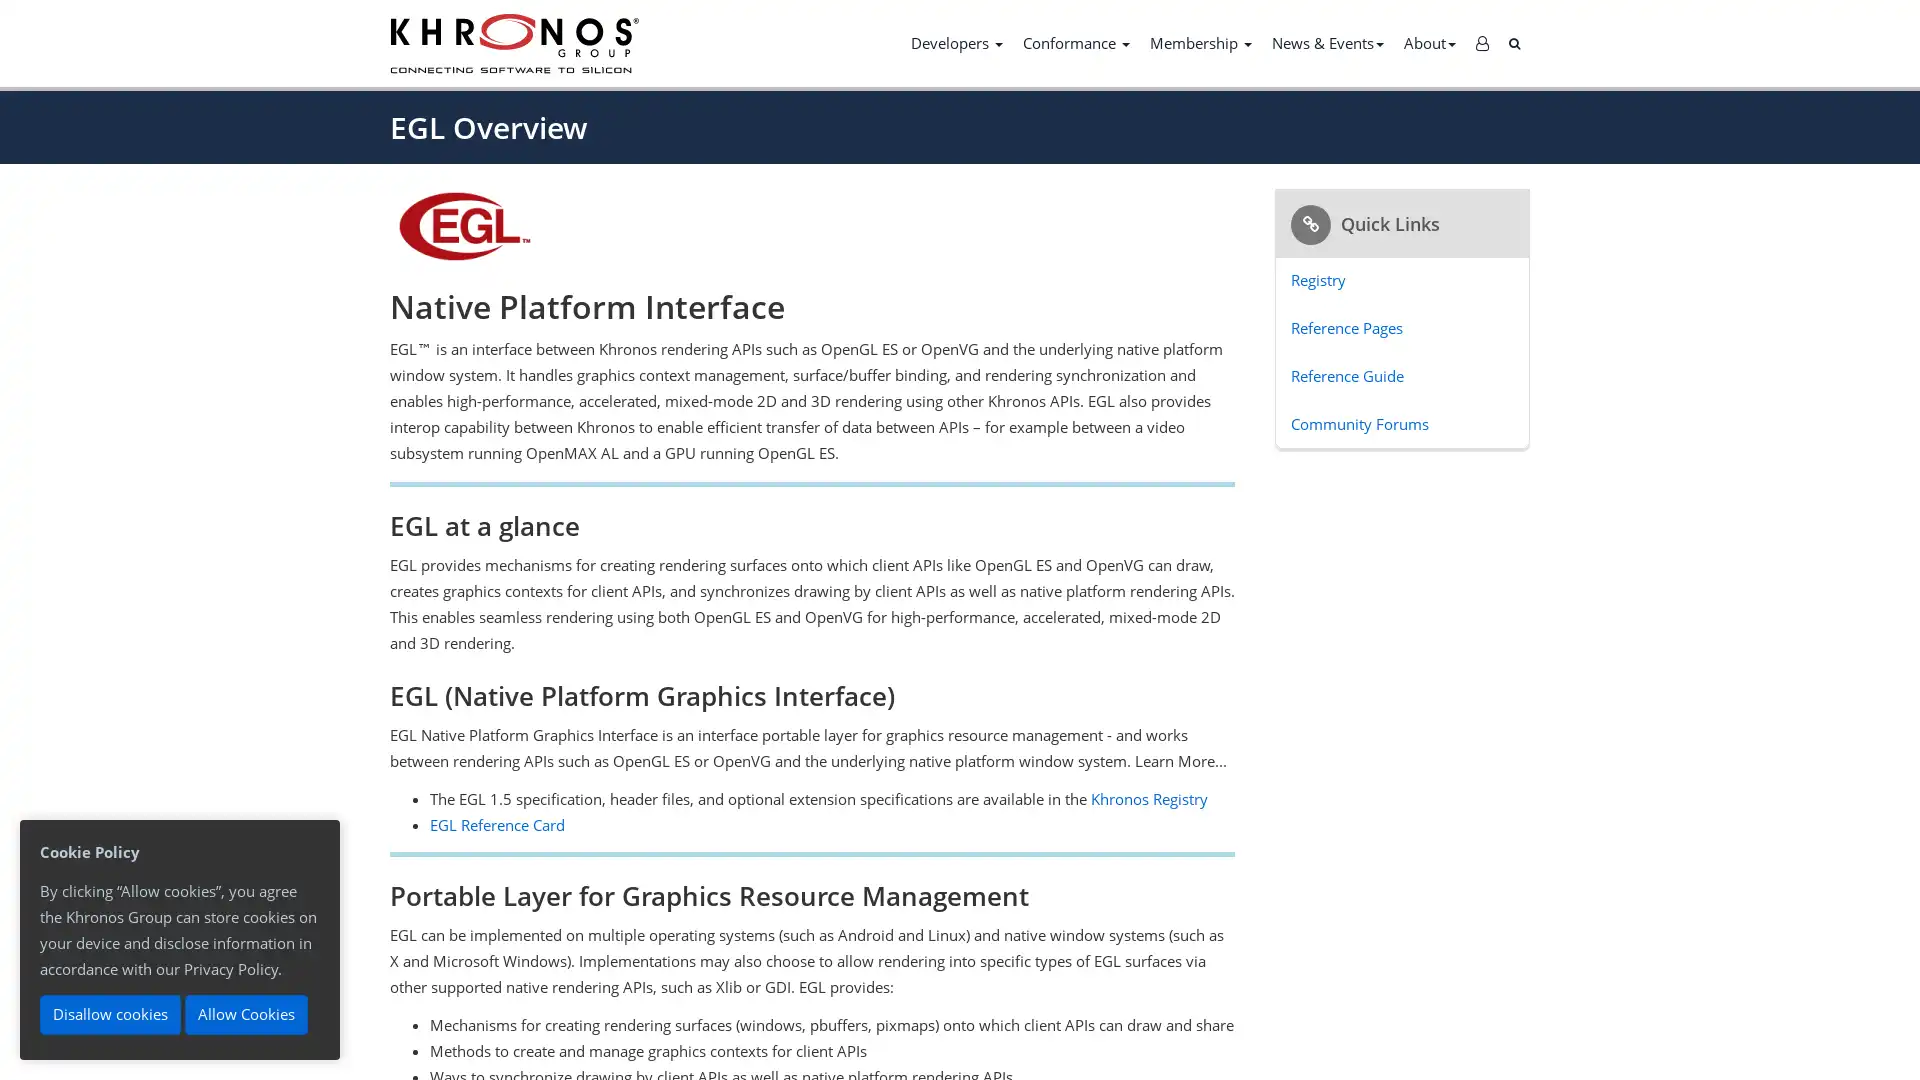 This screenshot has height=1080, width=1920. Describe the element at coordinates (109, 1014) in the screenshot. I see `Disallow cookies` at that location.